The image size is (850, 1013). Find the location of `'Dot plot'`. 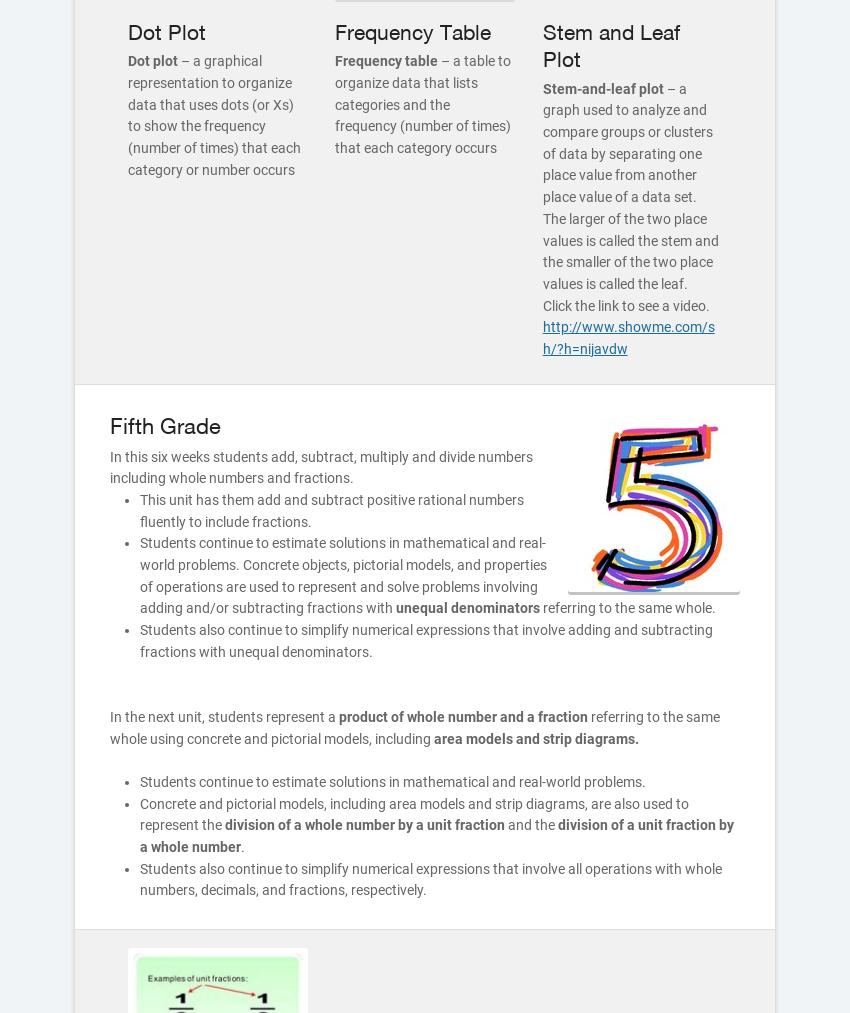

'Dot plot' is located at coordinates (128, 59).